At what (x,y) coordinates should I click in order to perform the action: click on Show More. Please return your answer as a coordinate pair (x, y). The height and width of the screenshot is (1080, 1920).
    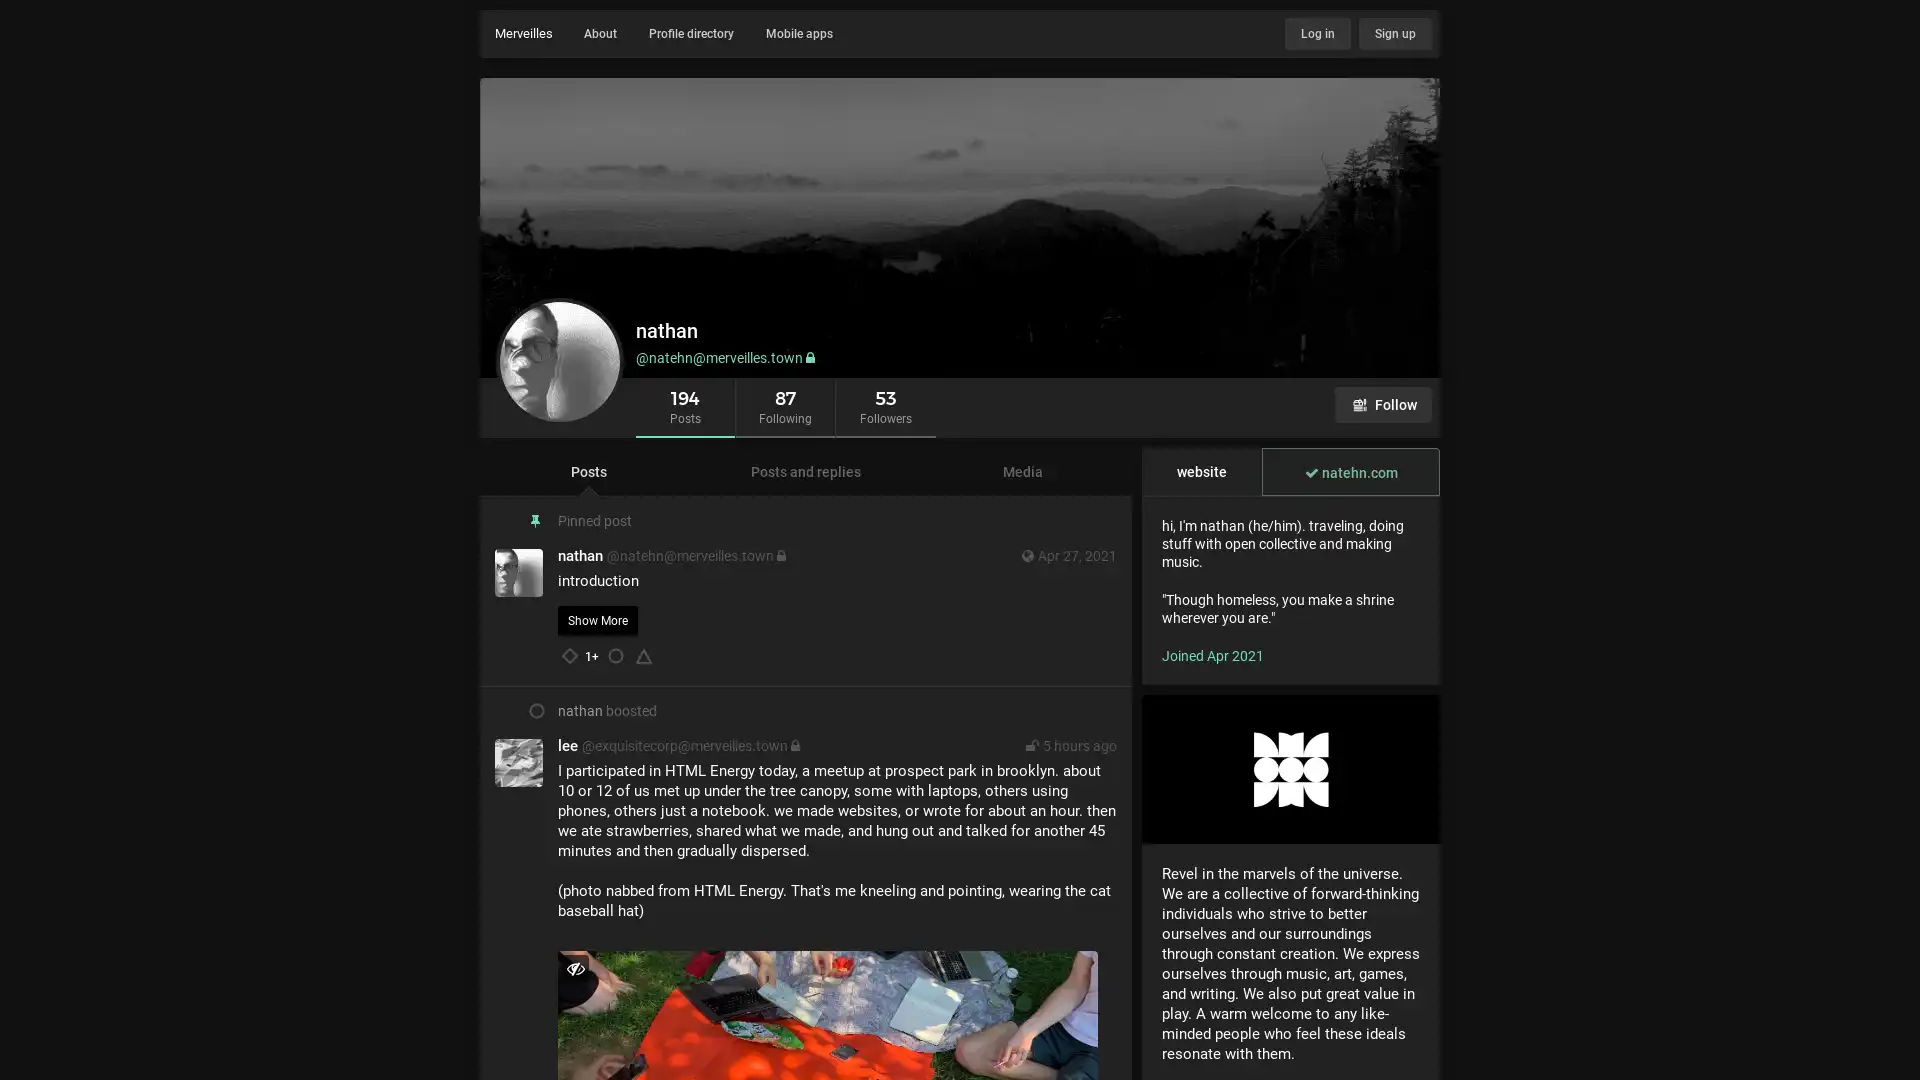
    Looking at the image, I should click on (597, 620).